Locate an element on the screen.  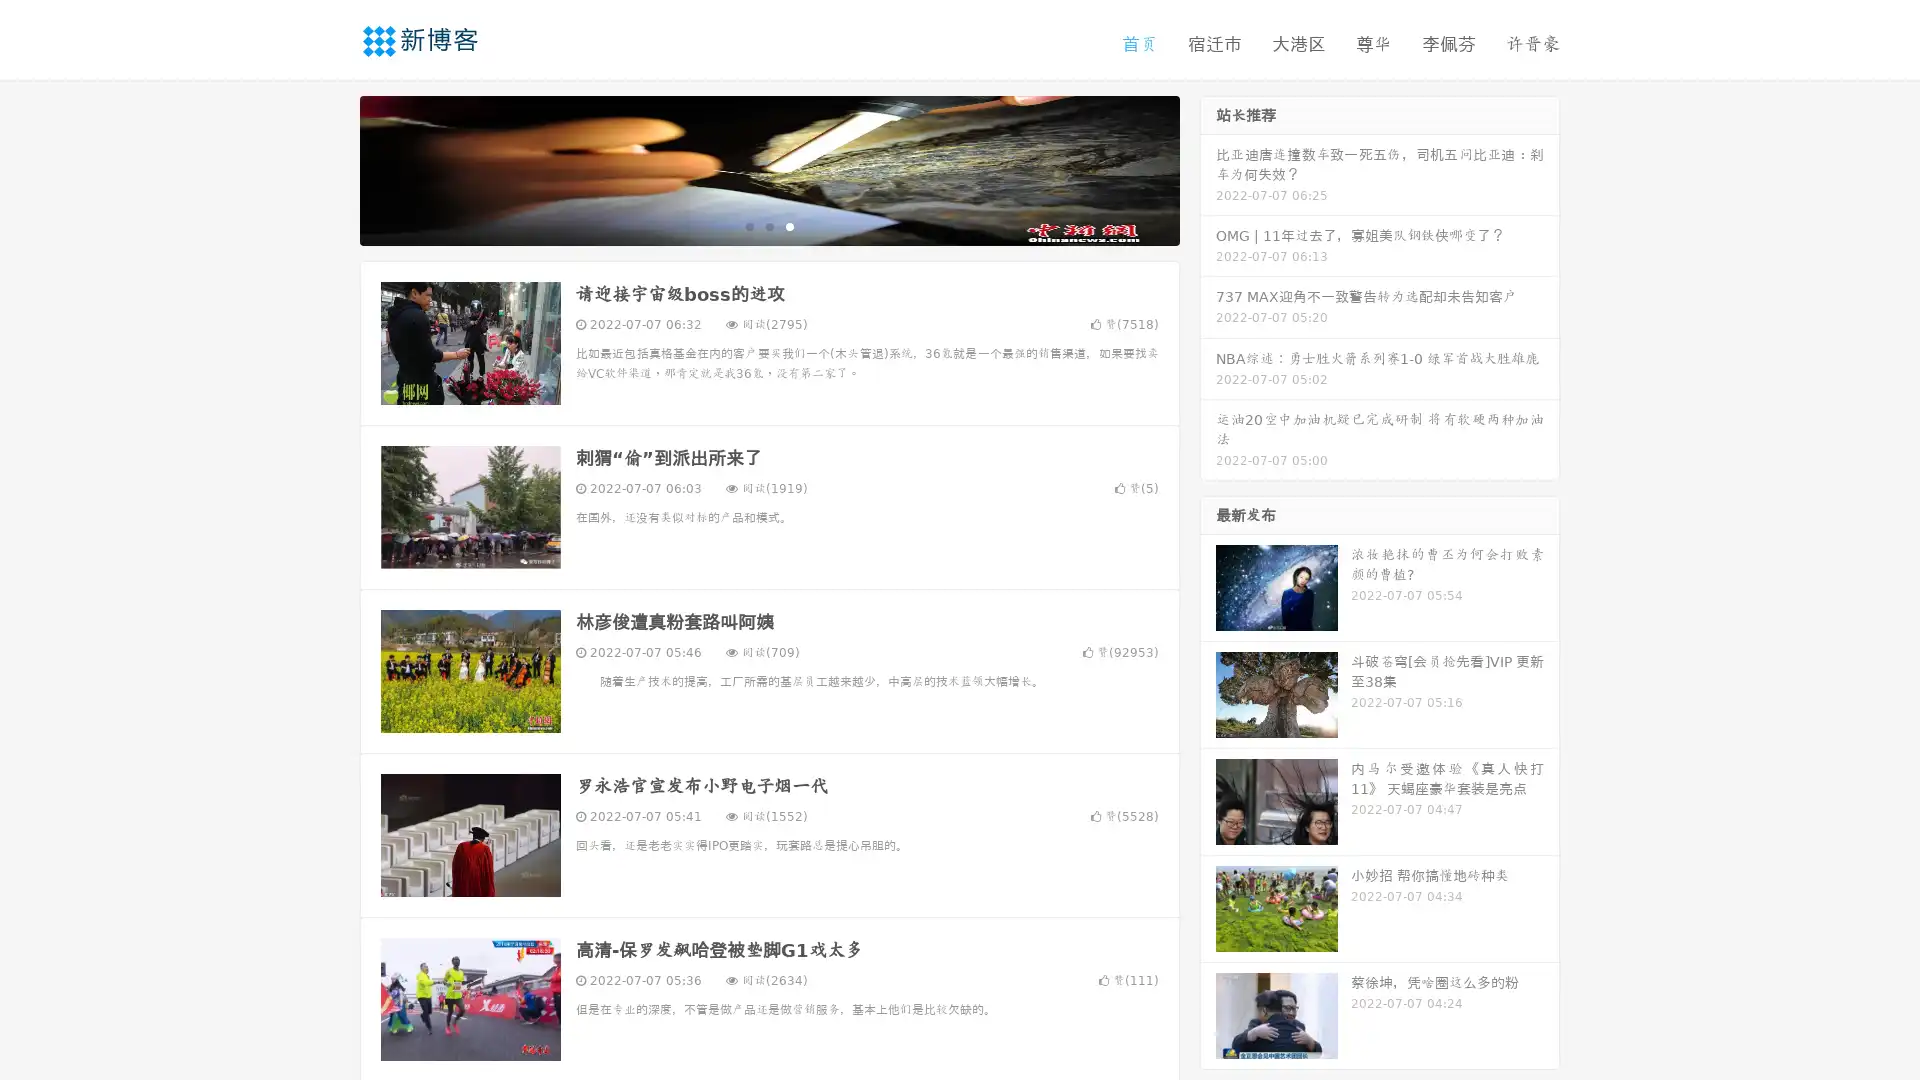
Go to slide 1 is located at coordinates (748, 225).